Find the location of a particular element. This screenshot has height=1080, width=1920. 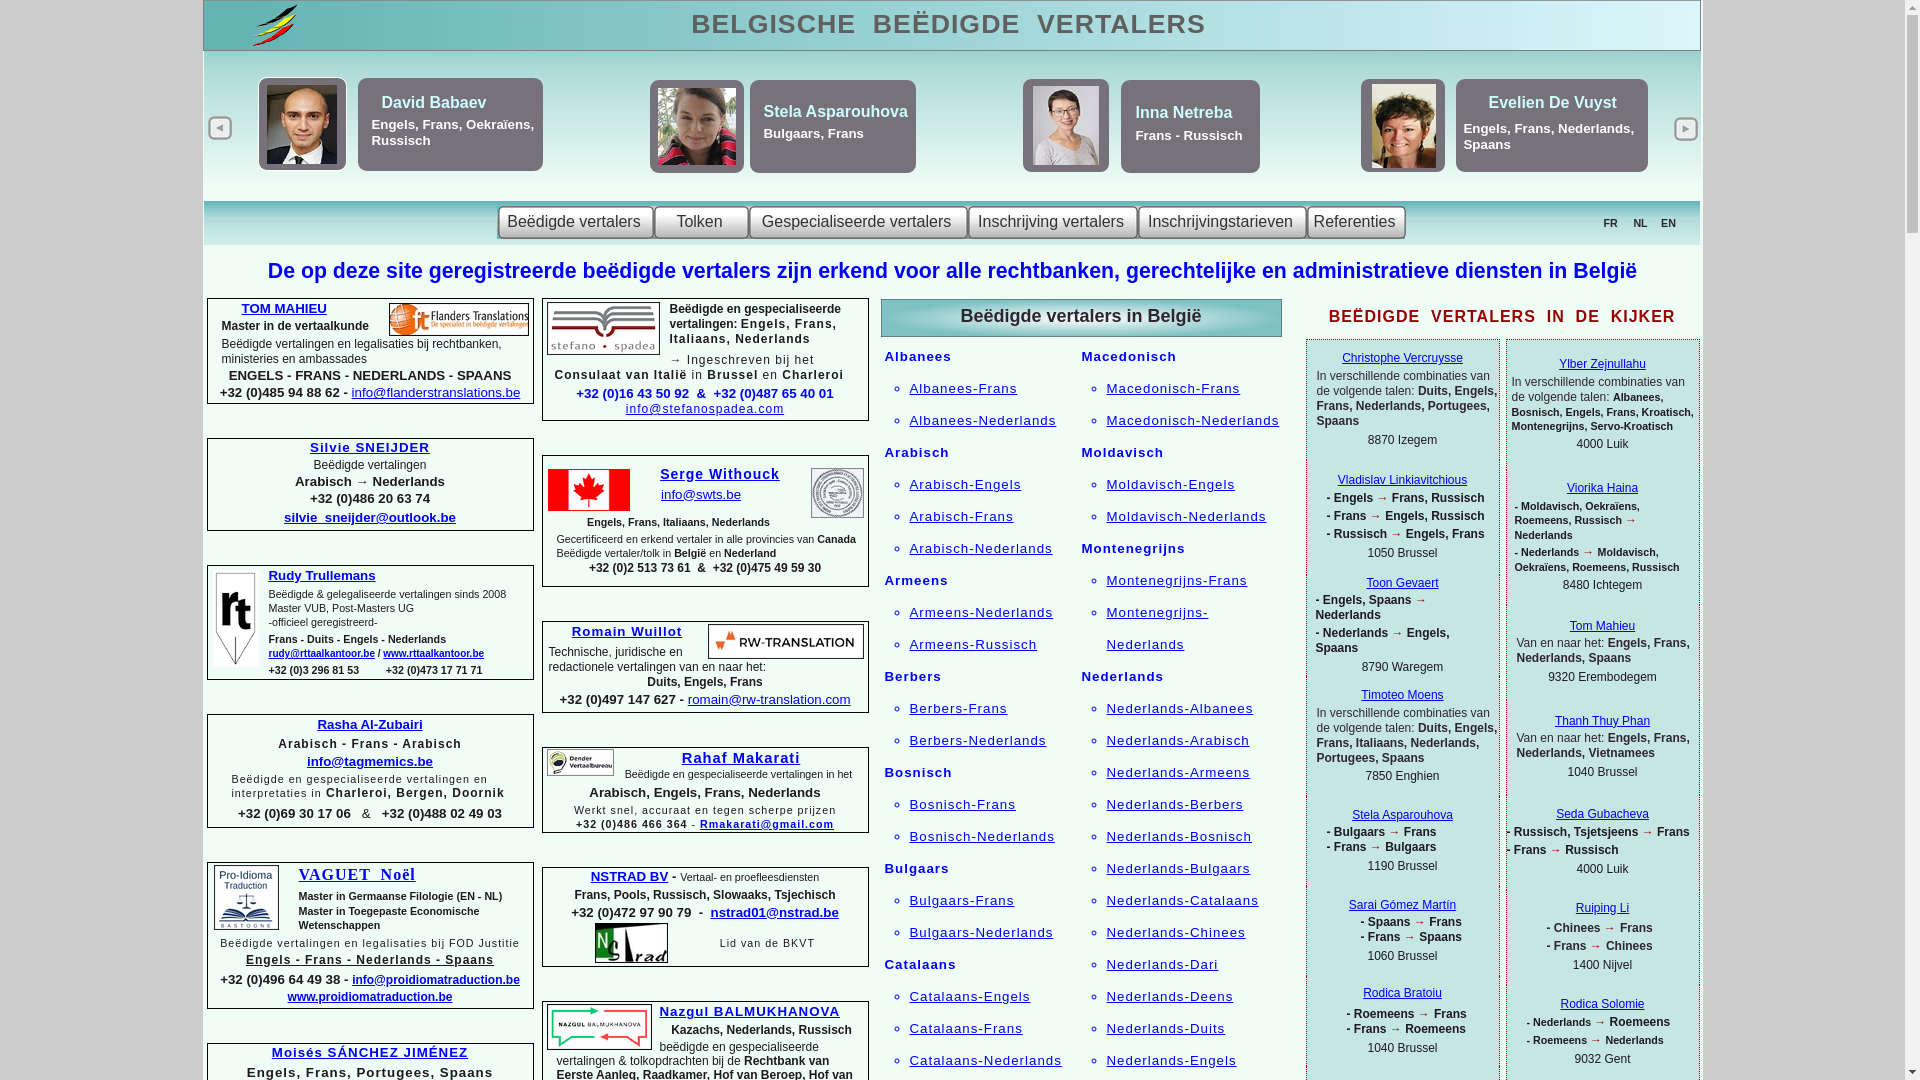

'Albanees-Nederlands' is located at coordinates (983, 419).